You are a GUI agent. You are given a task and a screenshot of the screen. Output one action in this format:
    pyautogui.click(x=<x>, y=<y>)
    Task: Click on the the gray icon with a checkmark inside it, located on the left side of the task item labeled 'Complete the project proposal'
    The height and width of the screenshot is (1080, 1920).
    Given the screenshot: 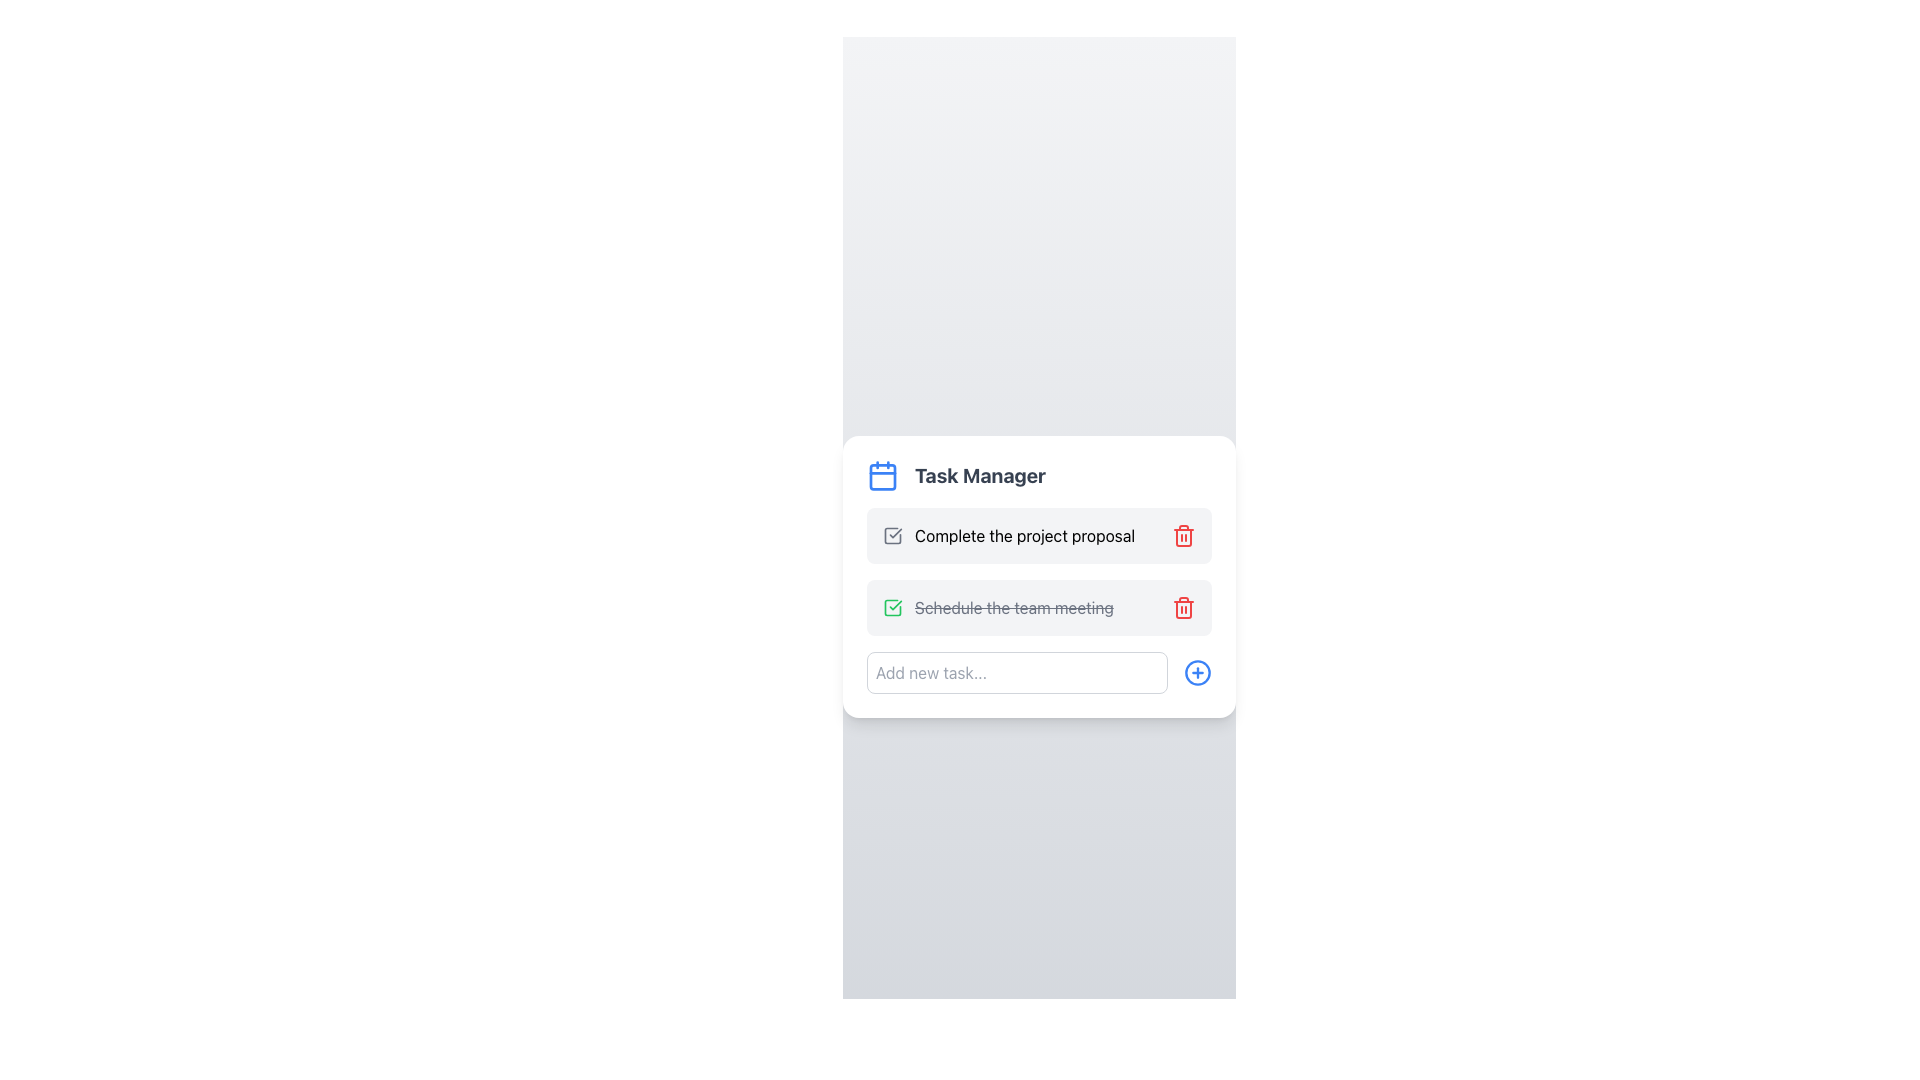 What is the action you would take?
    pyautogui.click(x=891, y=535)
    